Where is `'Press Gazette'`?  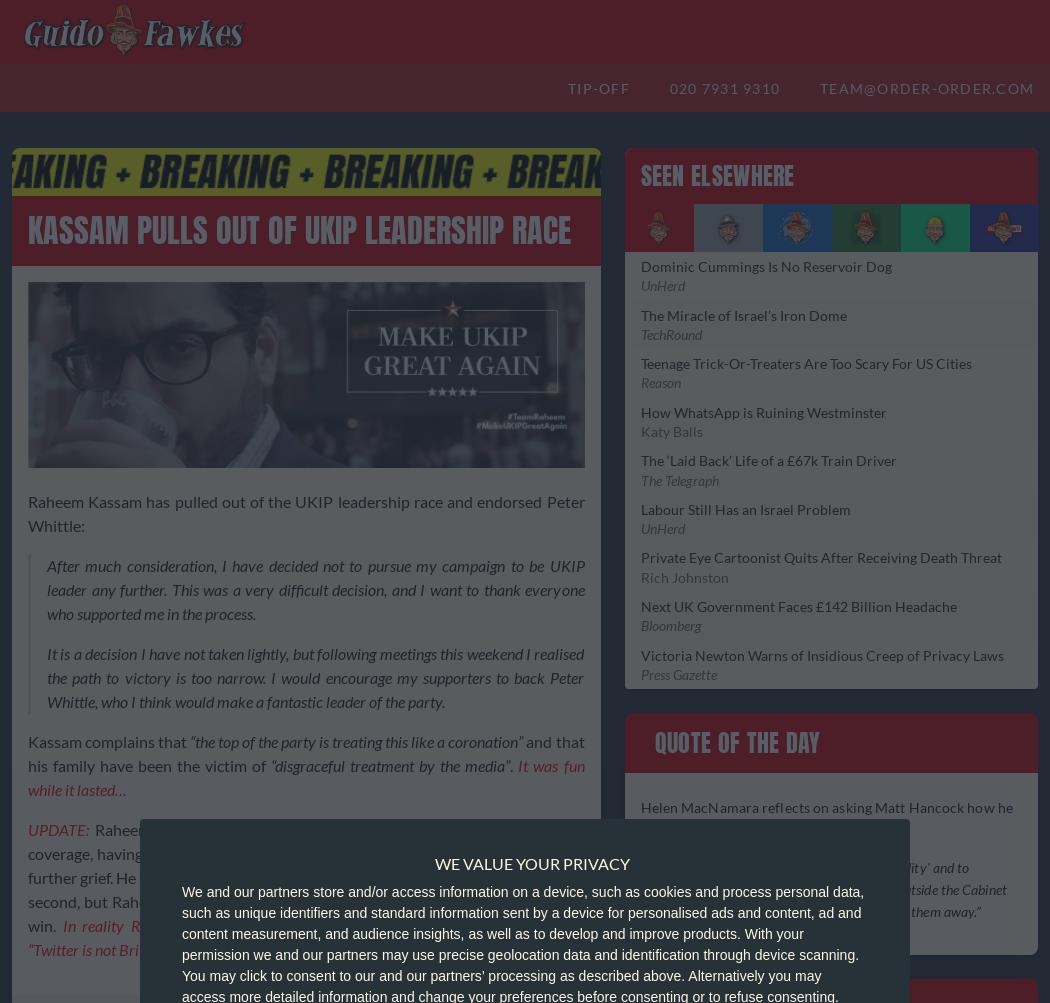
'Press Gazette' is located at coordinates (677, 673).